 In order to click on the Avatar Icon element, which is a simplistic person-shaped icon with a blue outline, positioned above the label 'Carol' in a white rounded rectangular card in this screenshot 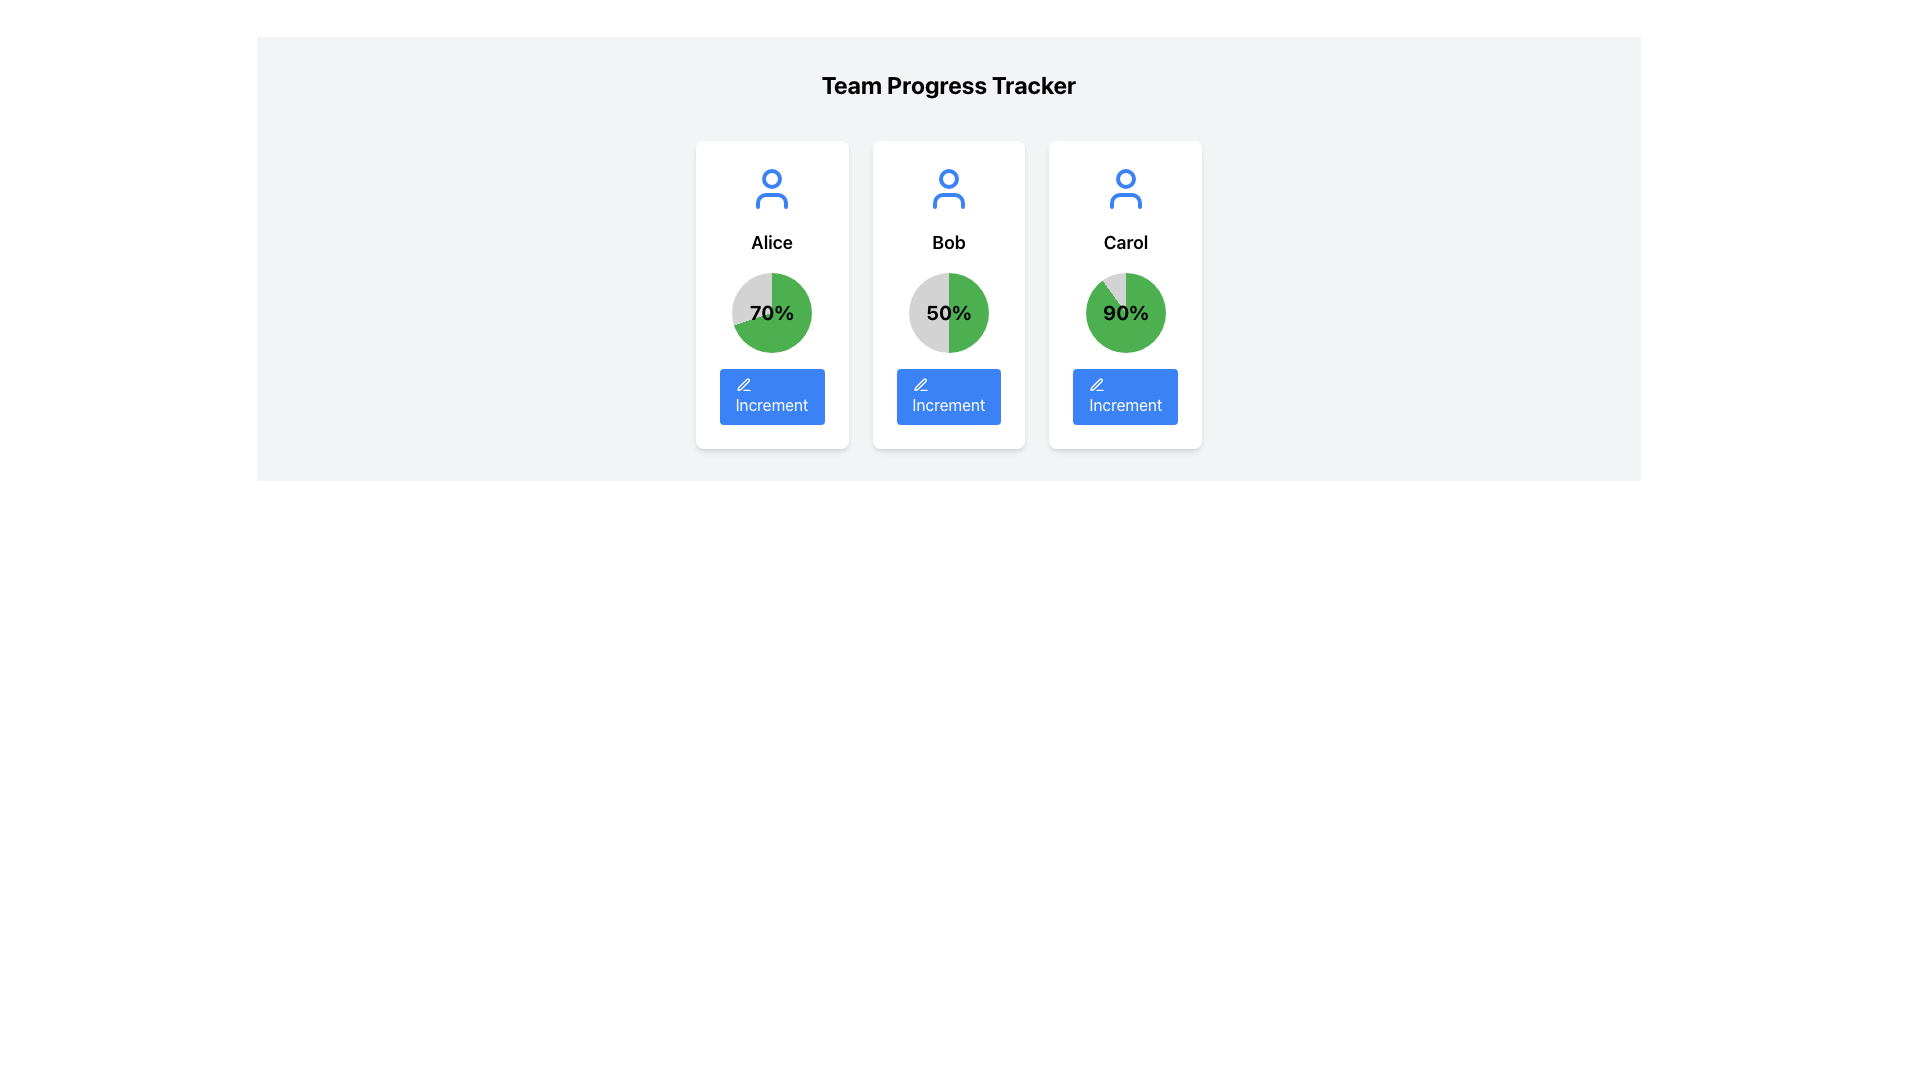, I will do `click(1125, 189)`.